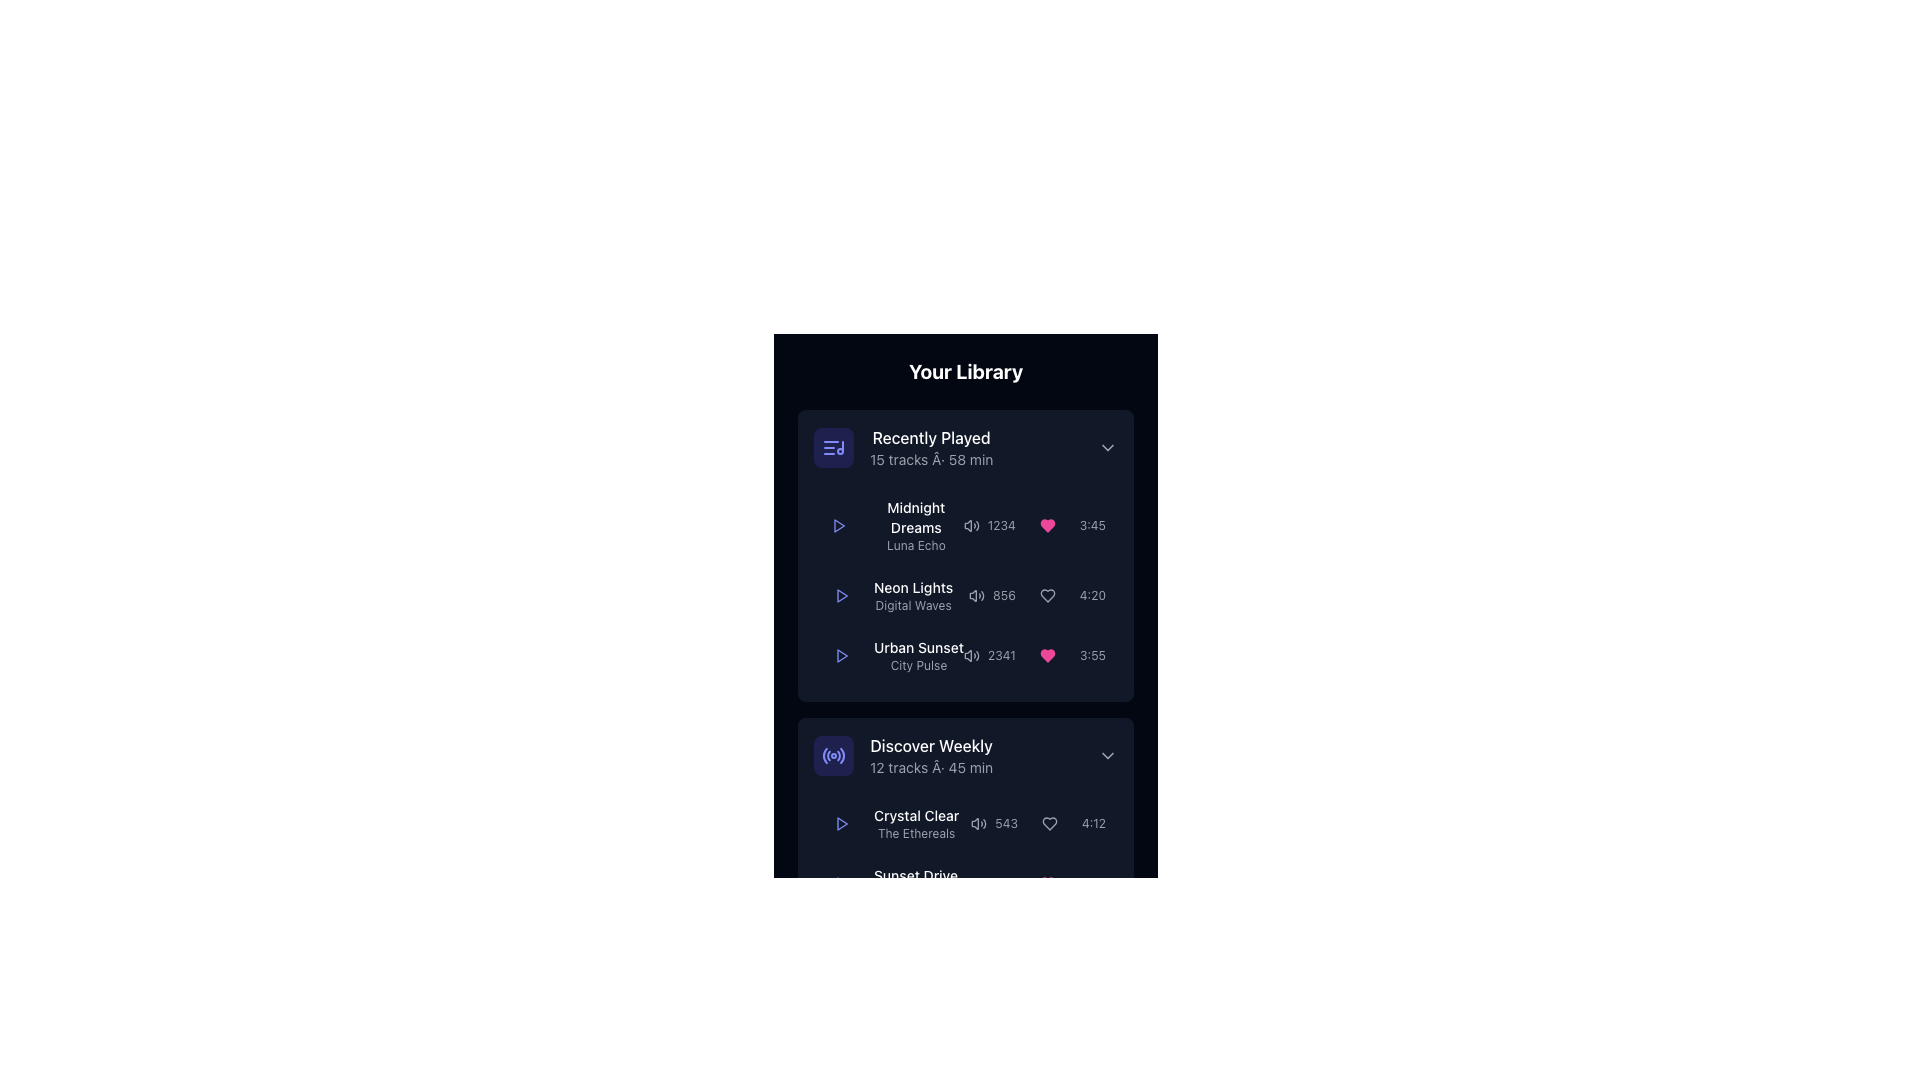 Image resolution: width=1920 pixels, height=1080 pixels. Describe the element at coordinates (834, 756) in the screenshot. I see `the broadcasting icon located near the top-left corner of the 'Discover Weekly' section` at that location.